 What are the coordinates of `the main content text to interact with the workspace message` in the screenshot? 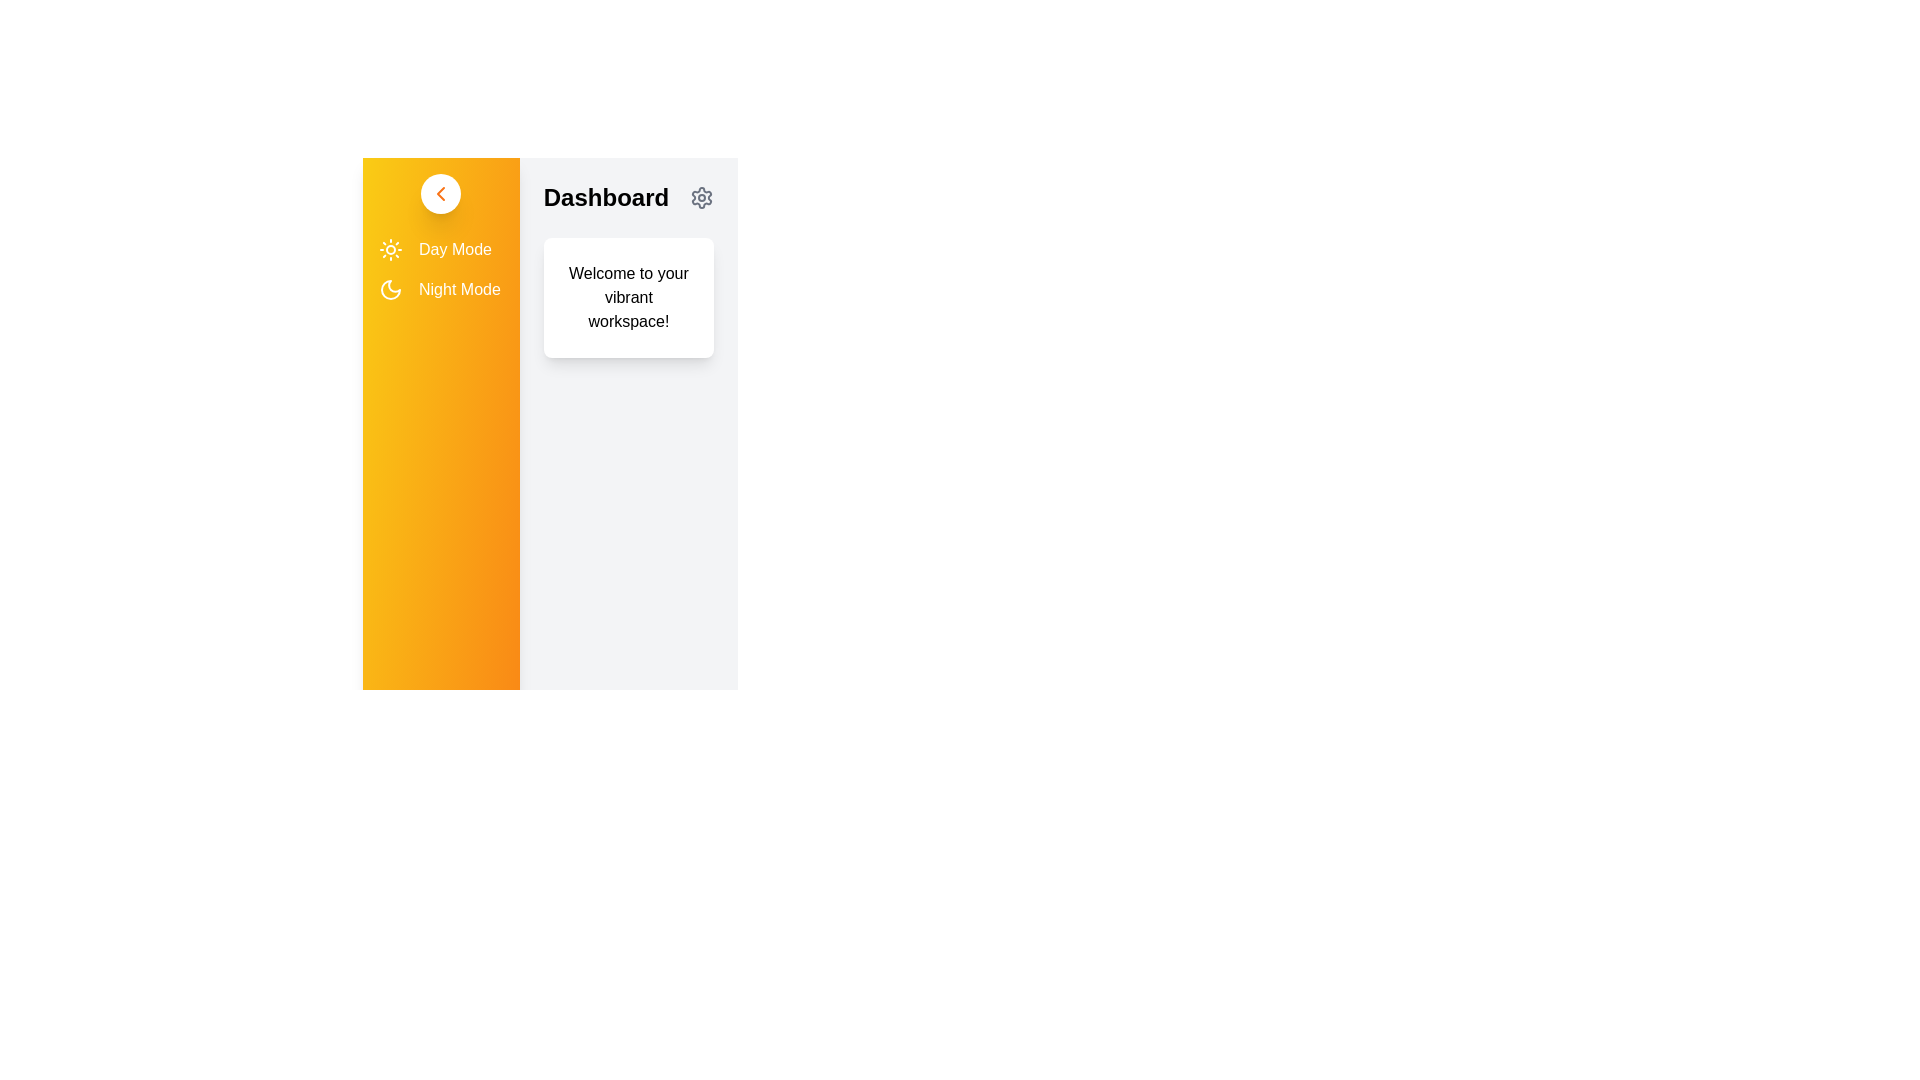 It's located at (627, 297).